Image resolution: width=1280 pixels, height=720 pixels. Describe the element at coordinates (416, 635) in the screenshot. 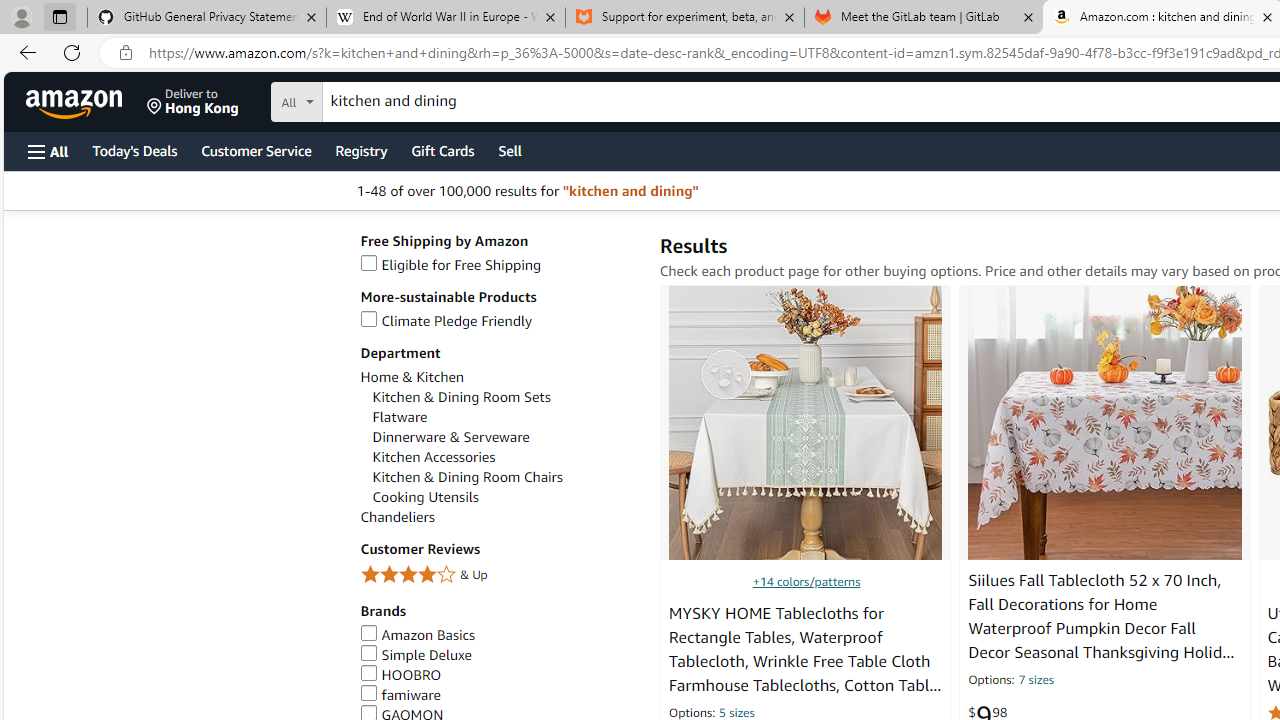

I see `'Amazon Basics'` at that location.